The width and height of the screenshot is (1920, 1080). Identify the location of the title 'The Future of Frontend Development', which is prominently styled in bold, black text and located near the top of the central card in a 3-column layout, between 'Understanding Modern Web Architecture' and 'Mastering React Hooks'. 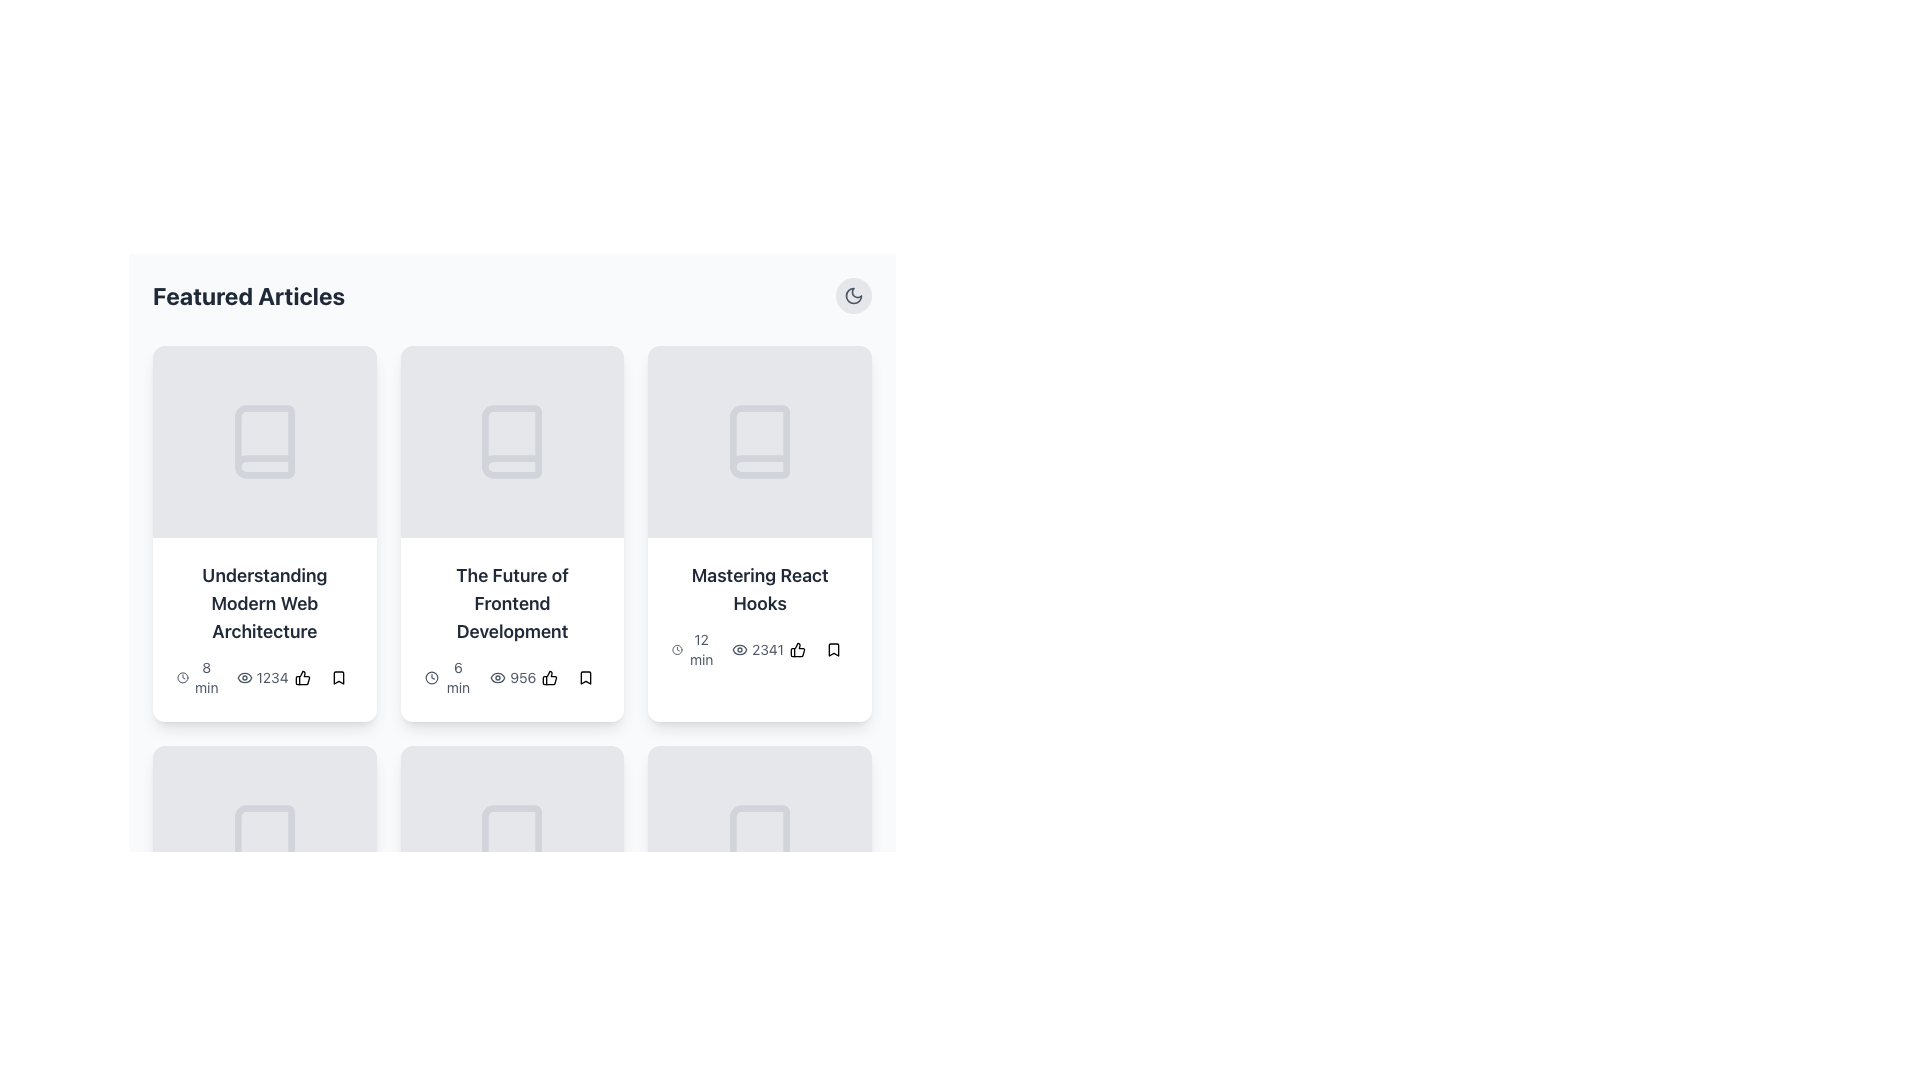
(512, 603).